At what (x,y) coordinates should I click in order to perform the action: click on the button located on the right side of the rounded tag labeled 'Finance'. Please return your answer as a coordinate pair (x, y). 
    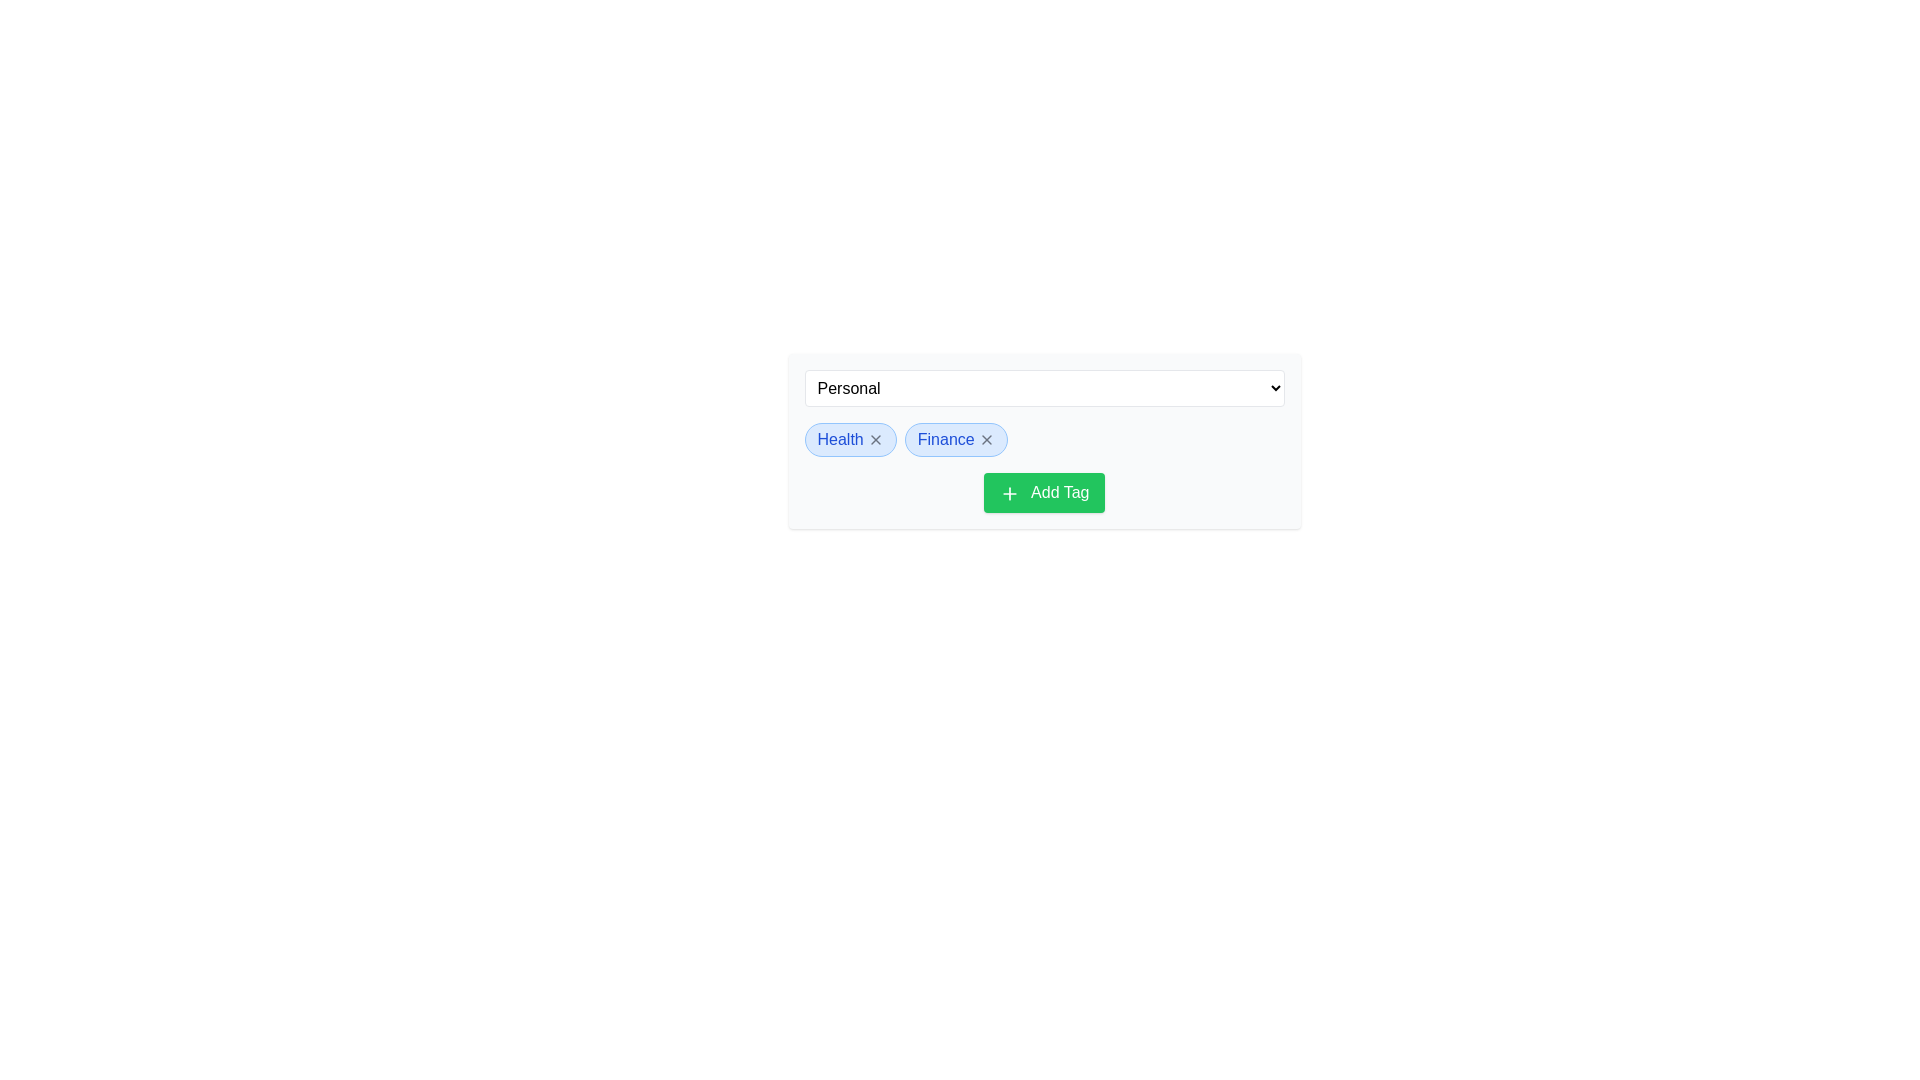
    Looking at the image, I should click on (986, 438).